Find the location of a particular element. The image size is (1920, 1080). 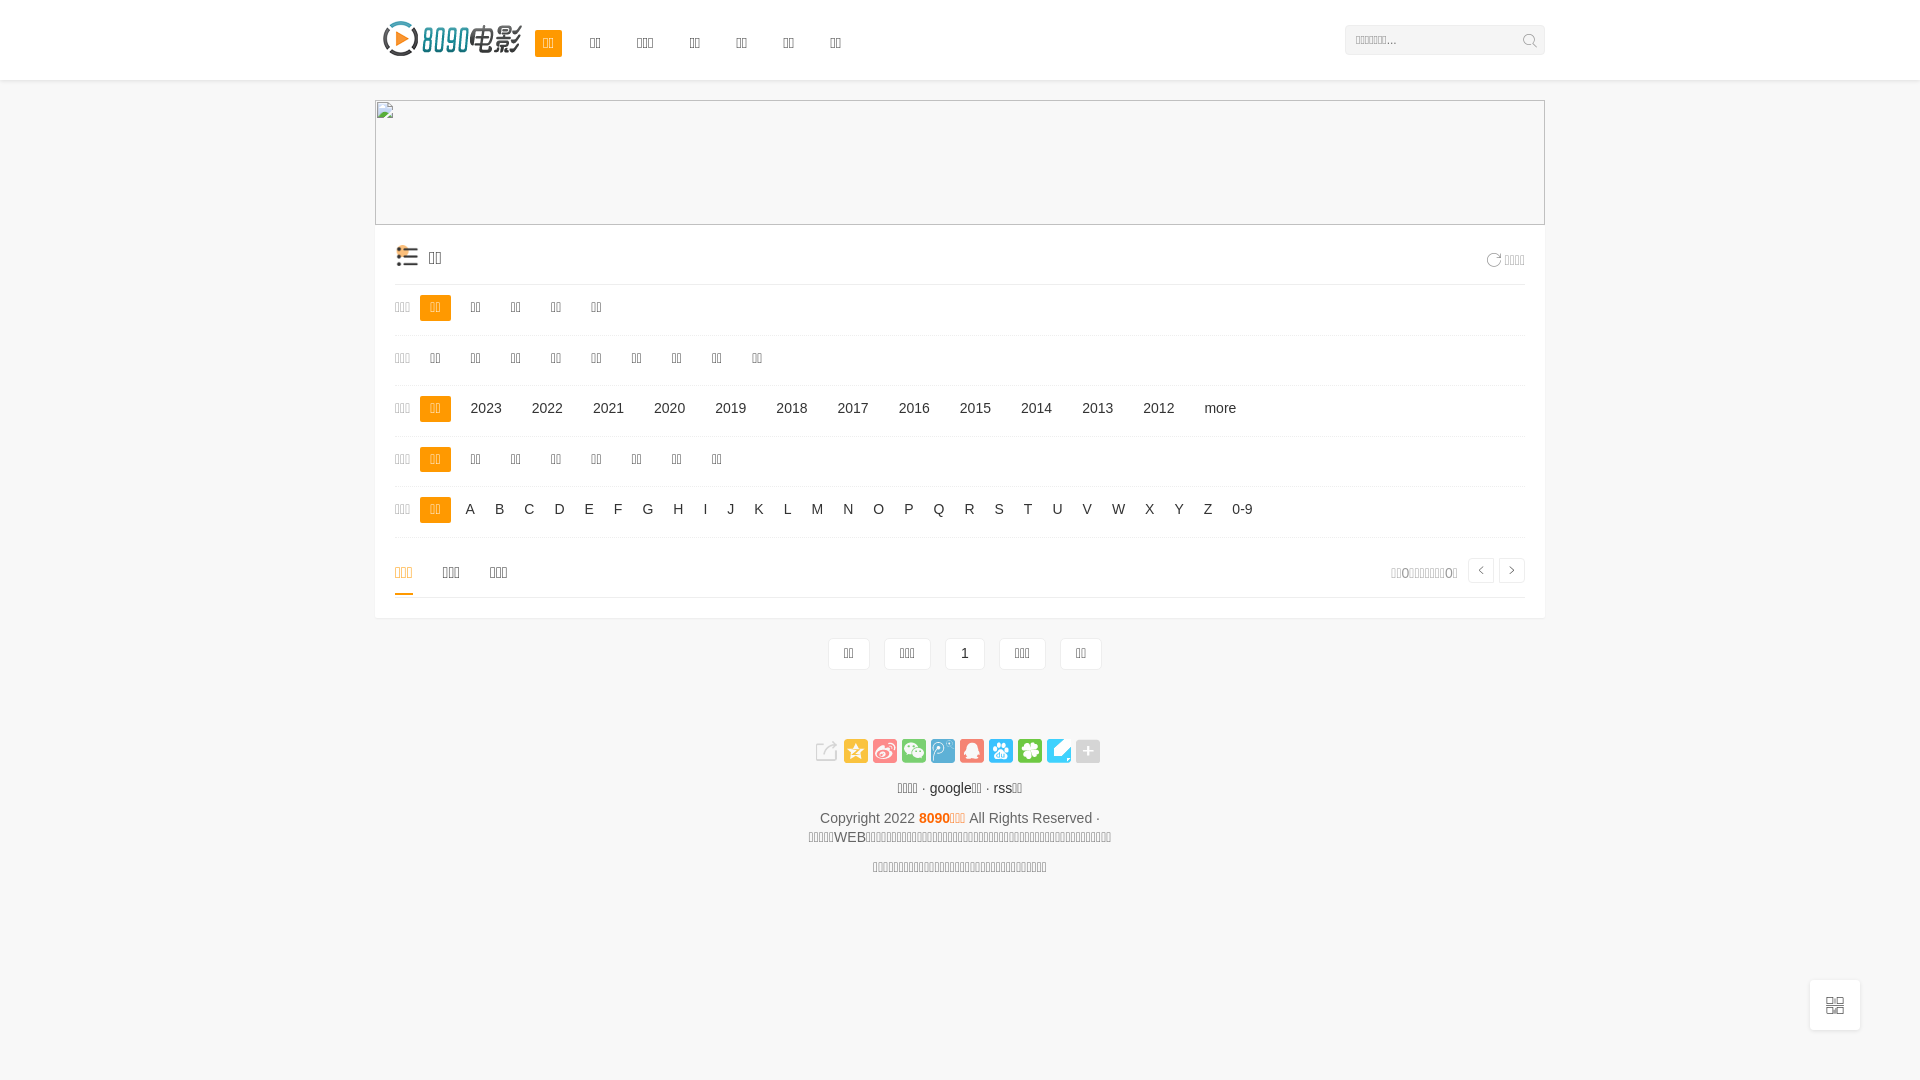

'A' is located at coordinates (459, 508).